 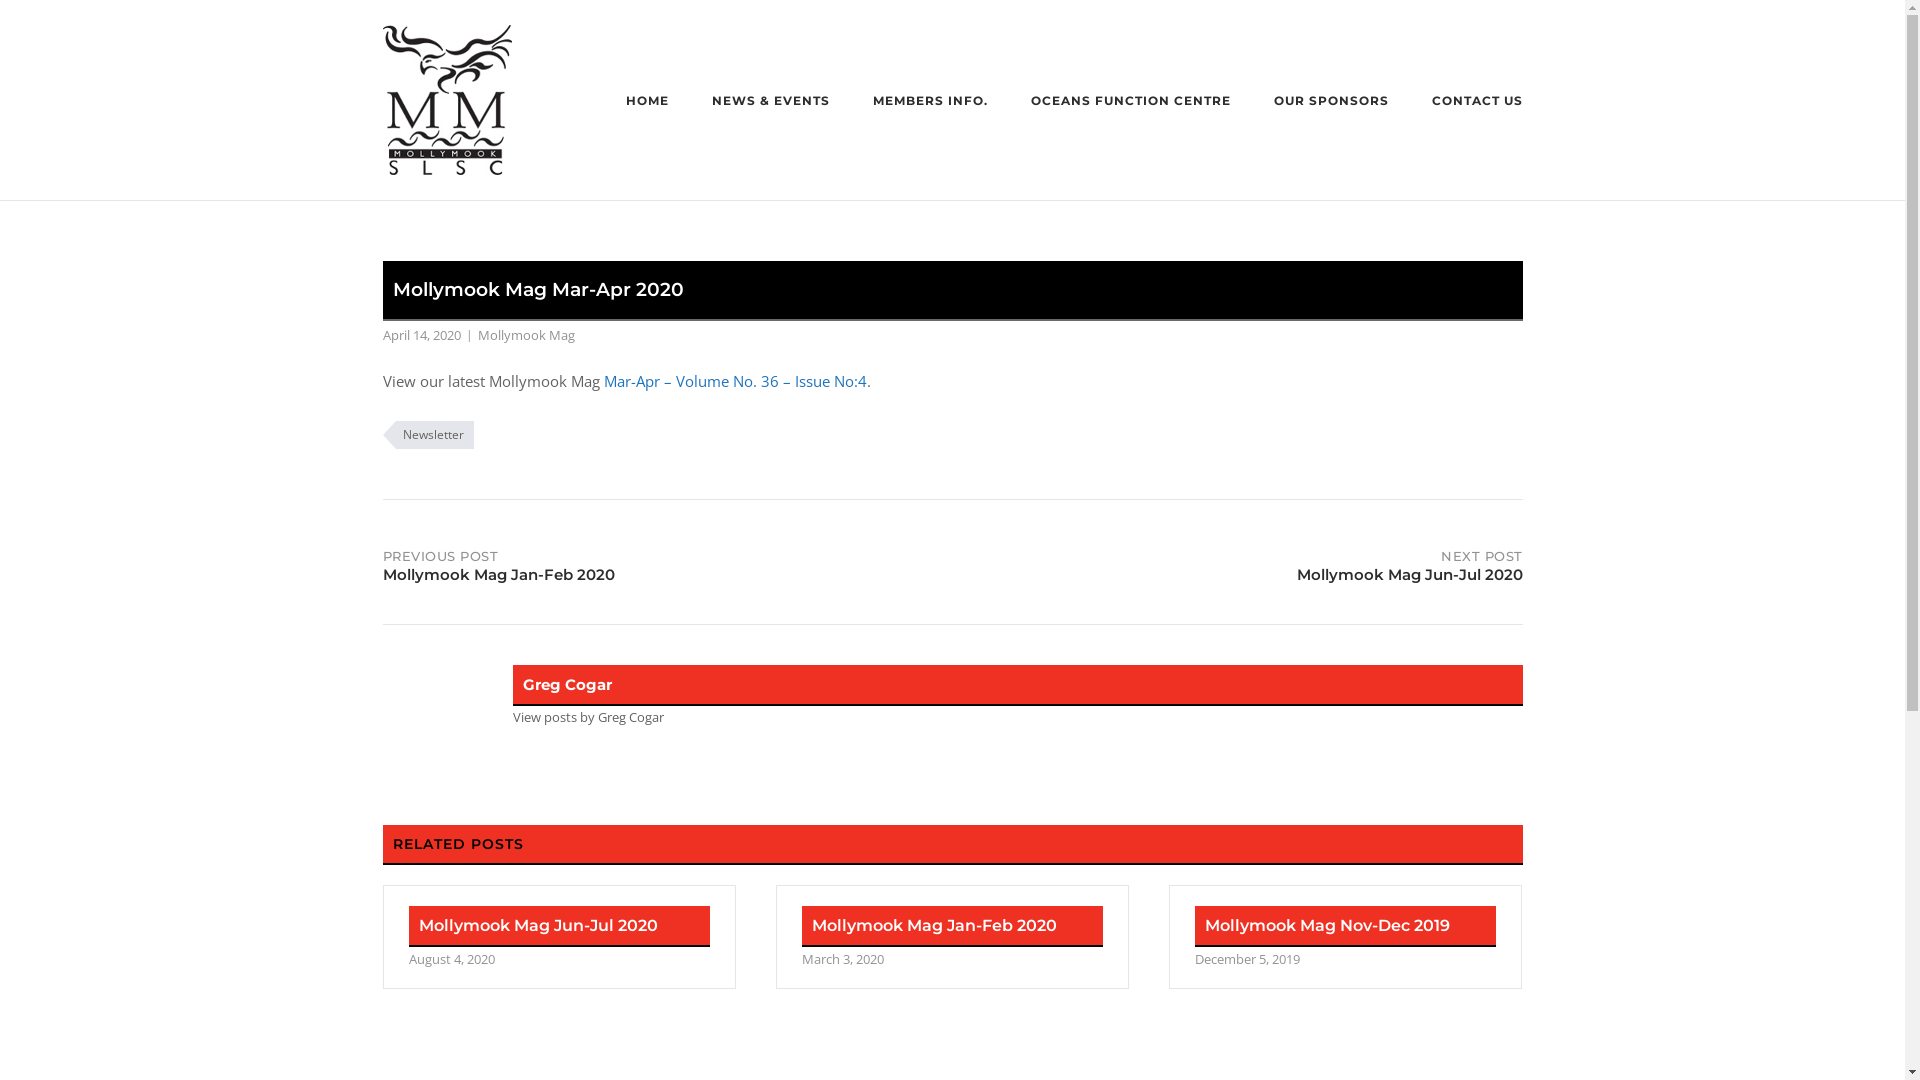 What do you see at coordinates (928, 103) in the screenshot?
I see `'MEMBERS INFO.'` at bounding box center [928, 103].